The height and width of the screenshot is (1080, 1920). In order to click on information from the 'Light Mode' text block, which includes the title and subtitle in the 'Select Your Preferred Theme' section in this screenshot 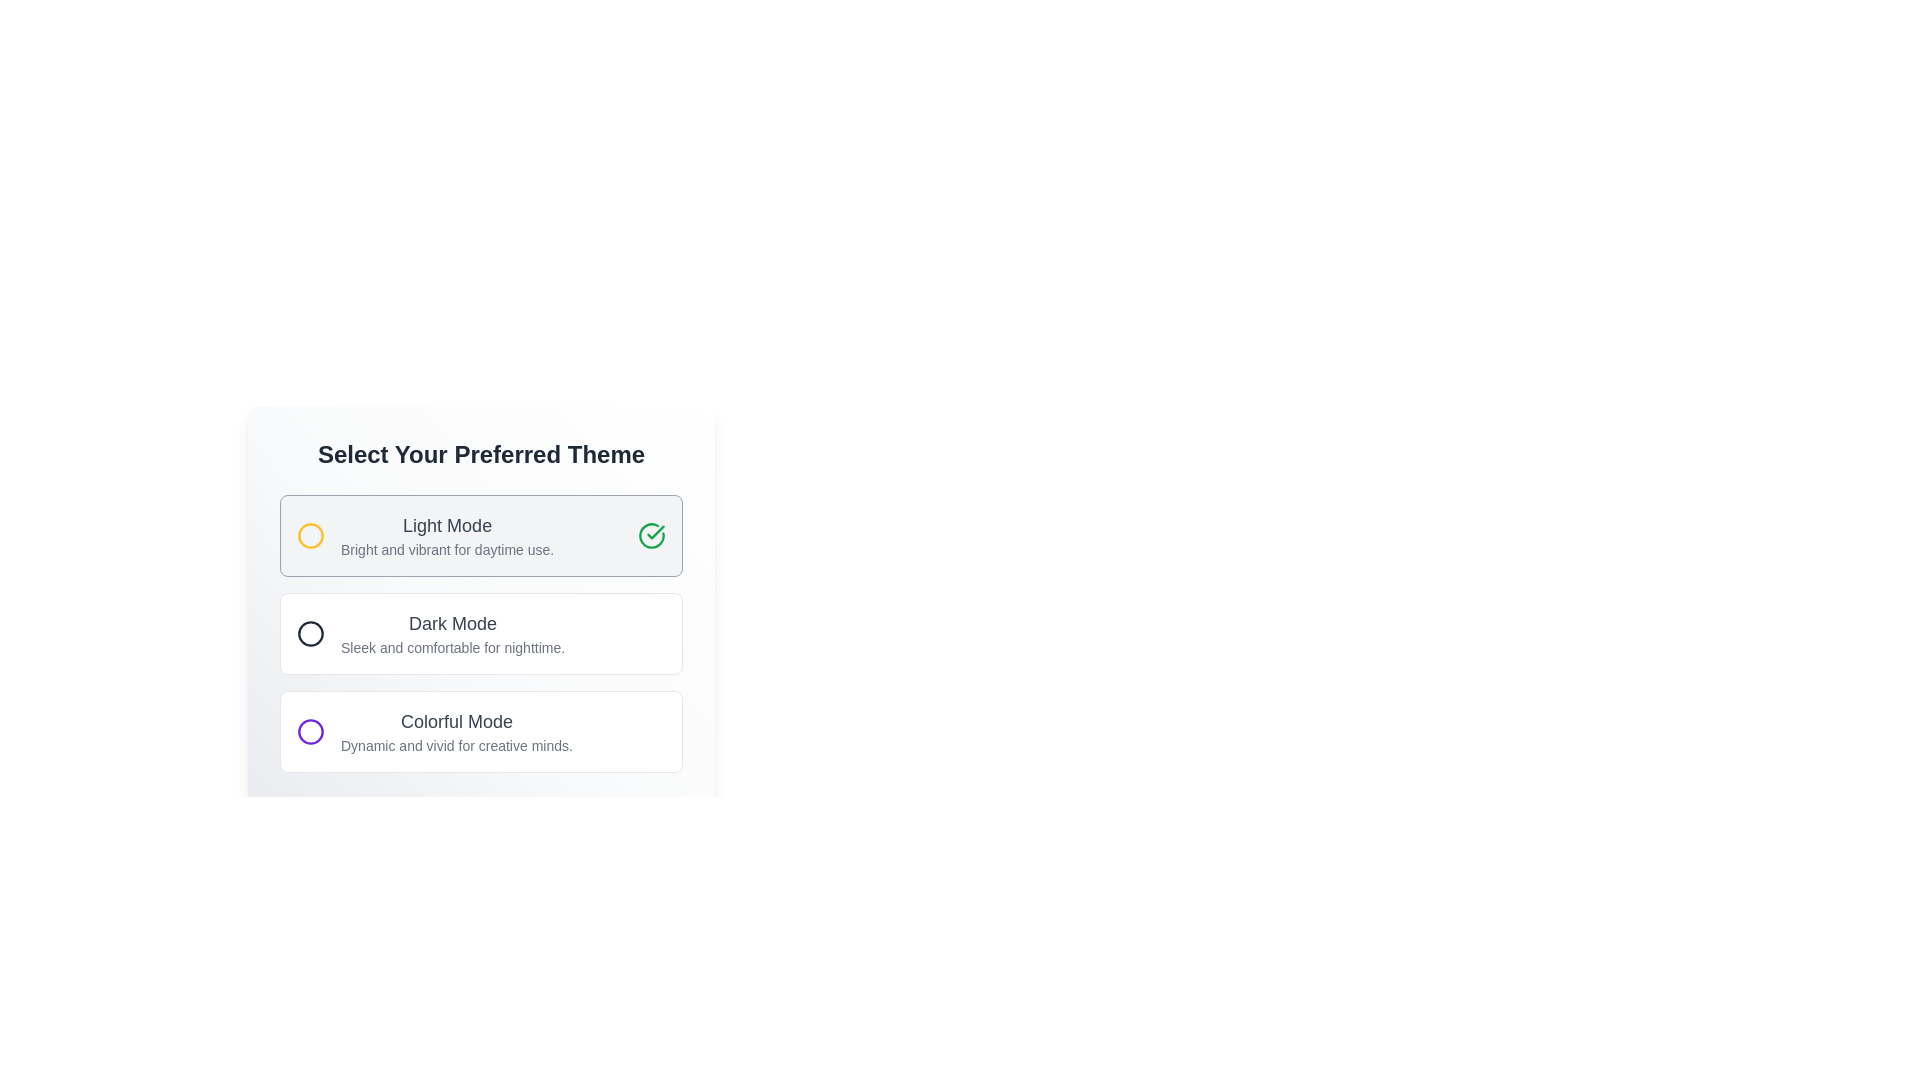, I will do `click(446, 535)`.